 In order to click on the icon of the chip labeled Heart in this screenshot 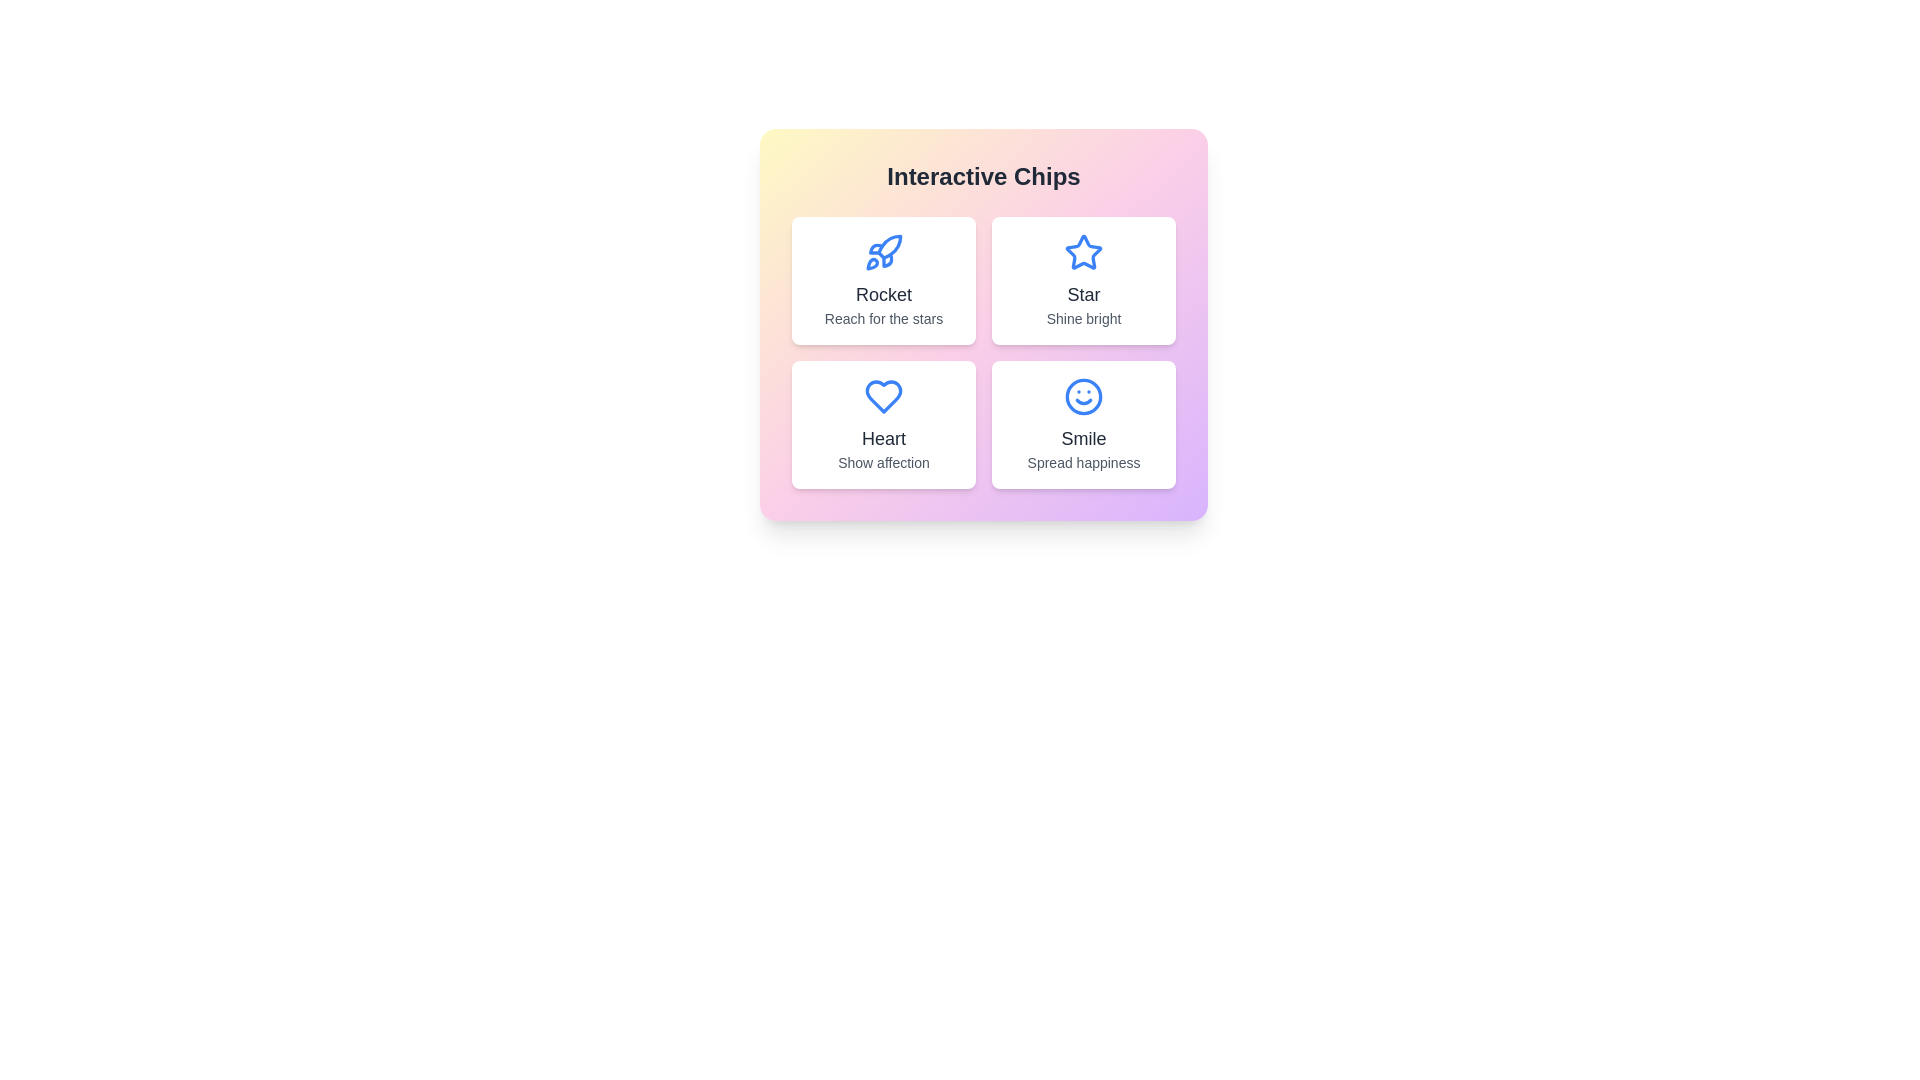, I will do `click(882, 397)`.